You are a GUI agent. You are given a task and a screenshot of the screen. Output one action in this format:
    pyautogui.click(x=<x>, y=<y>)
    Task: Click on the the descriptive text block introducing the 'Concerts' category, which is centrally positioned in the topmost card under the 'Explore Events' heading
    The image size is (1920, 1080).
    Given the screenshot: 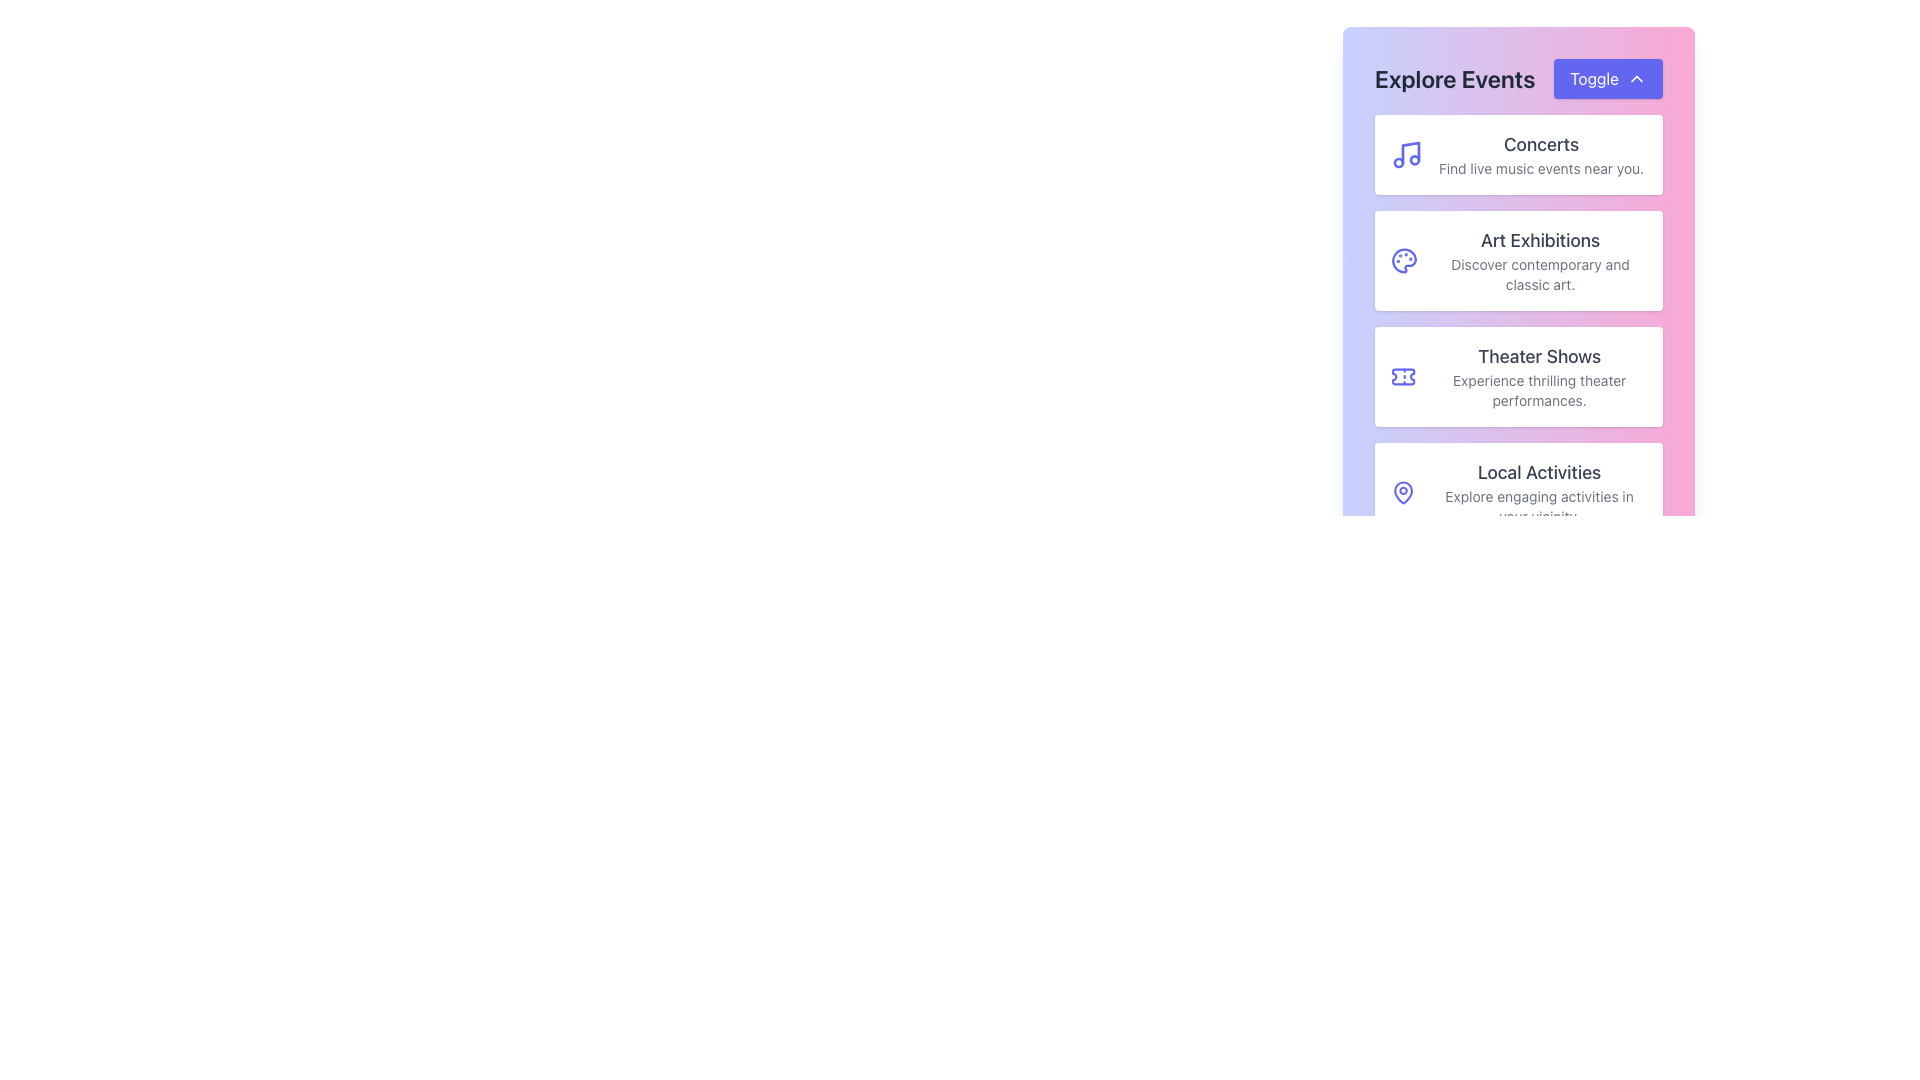 What is the action you would take?
    pyautogui.click(x=1540, y=153)
    